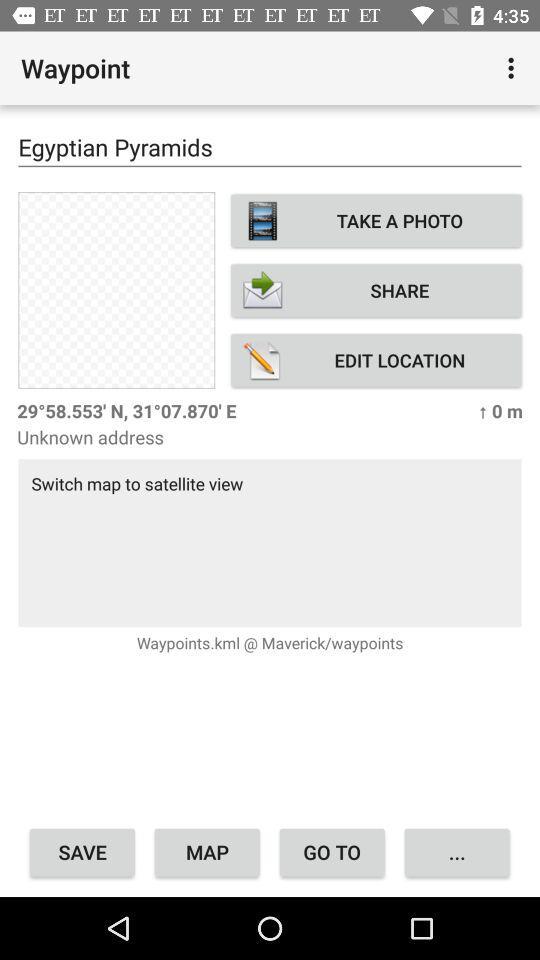  What do you see at coordinates (376, 360) in the screenshot?
I see `item above the 29 58 553` at bounding box center [376, 360].